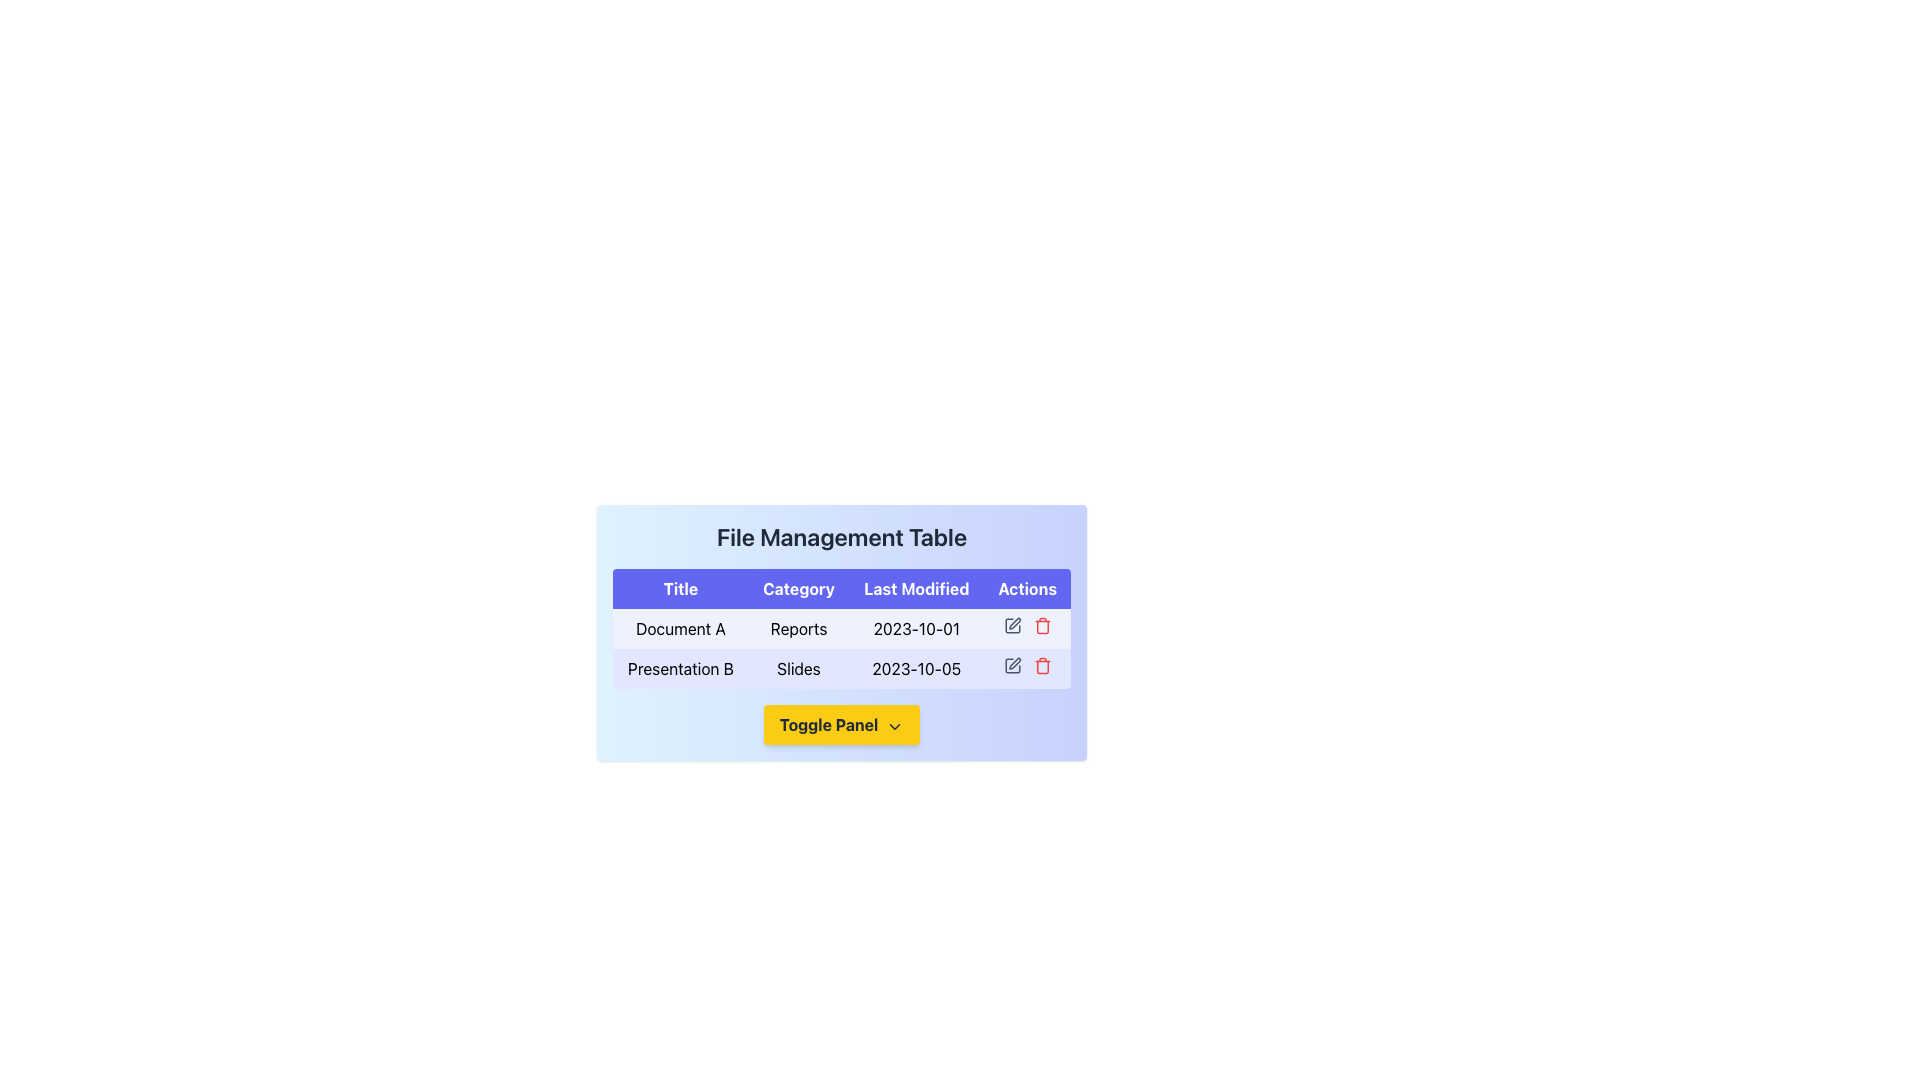 This screenshot has width=1920, height=1080. What do you see at coordinates (894, 726) in the screenshot?
I see `the downward-pointing chevron icon located to the right of the 'Toggle Panel' button` at bounding box center [894, 726].